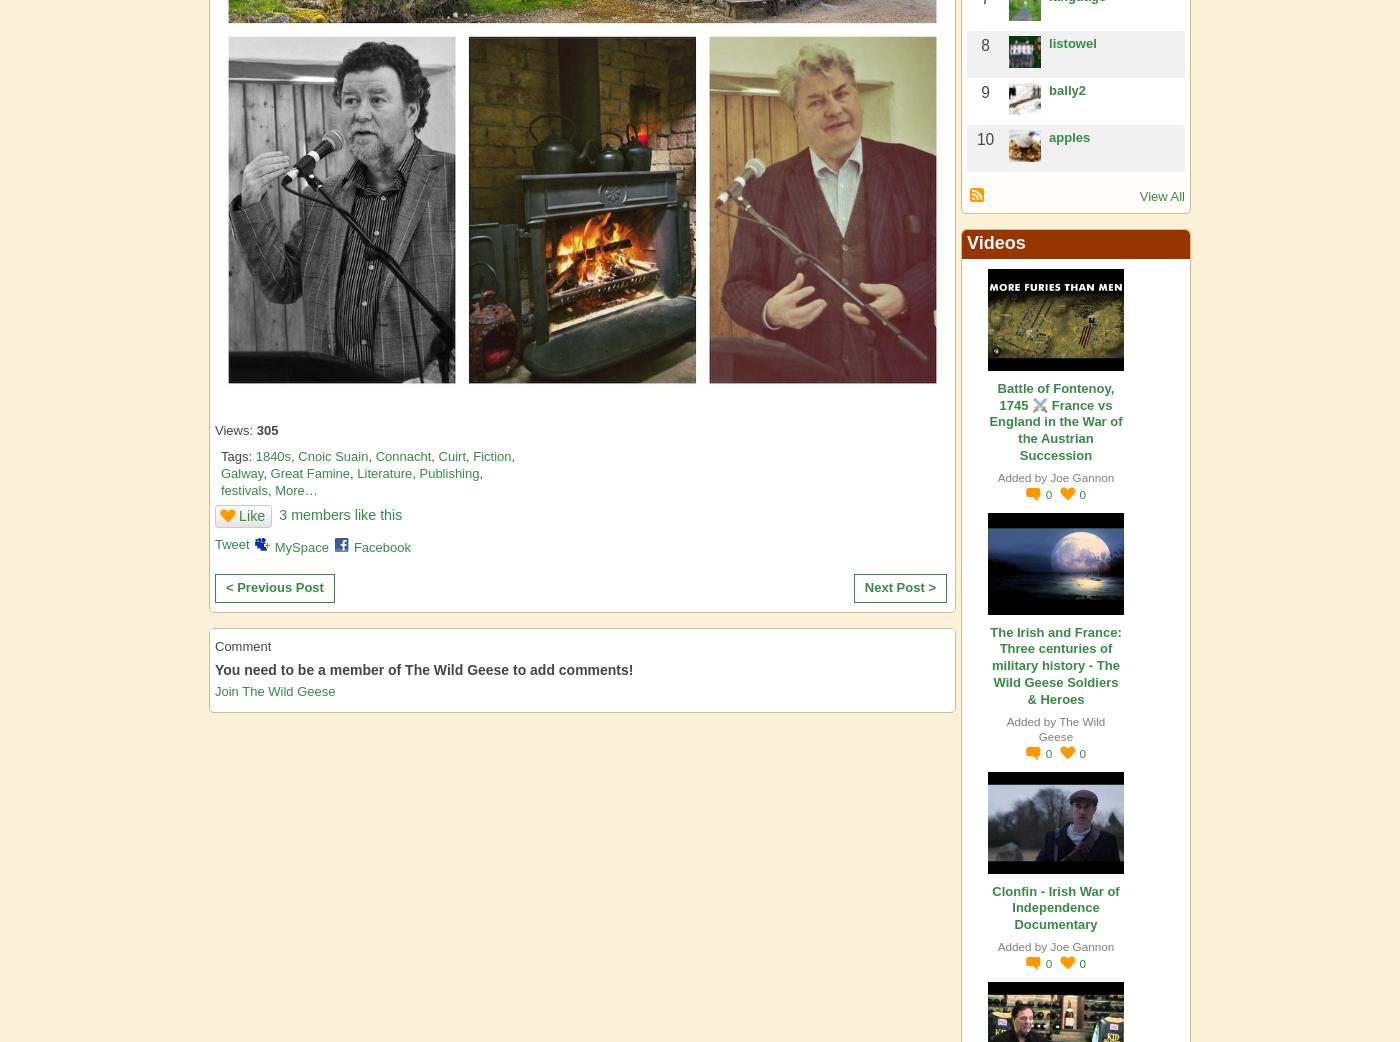 The image size is (1400, 1042). Describe the element at coordinates (384, 473) in the screenshot. I see `'Literature'` at that location.